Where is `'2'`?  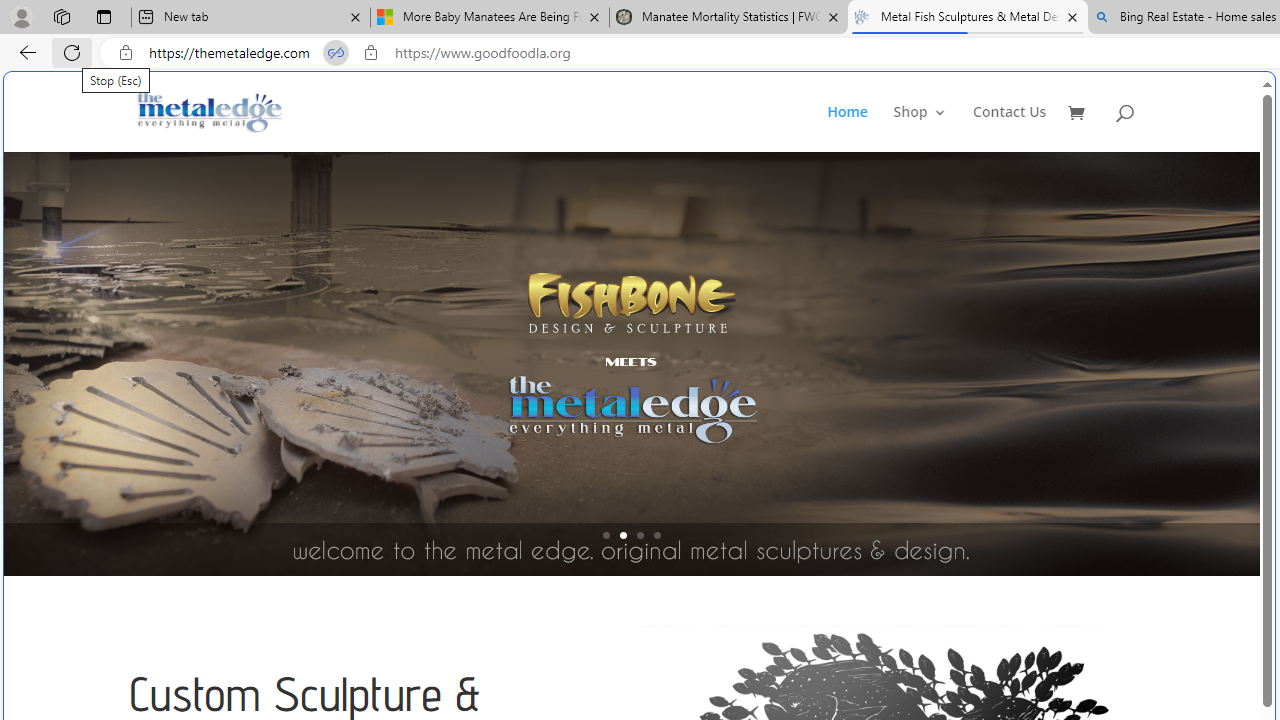
'2' is located at coordinates (622, 534).